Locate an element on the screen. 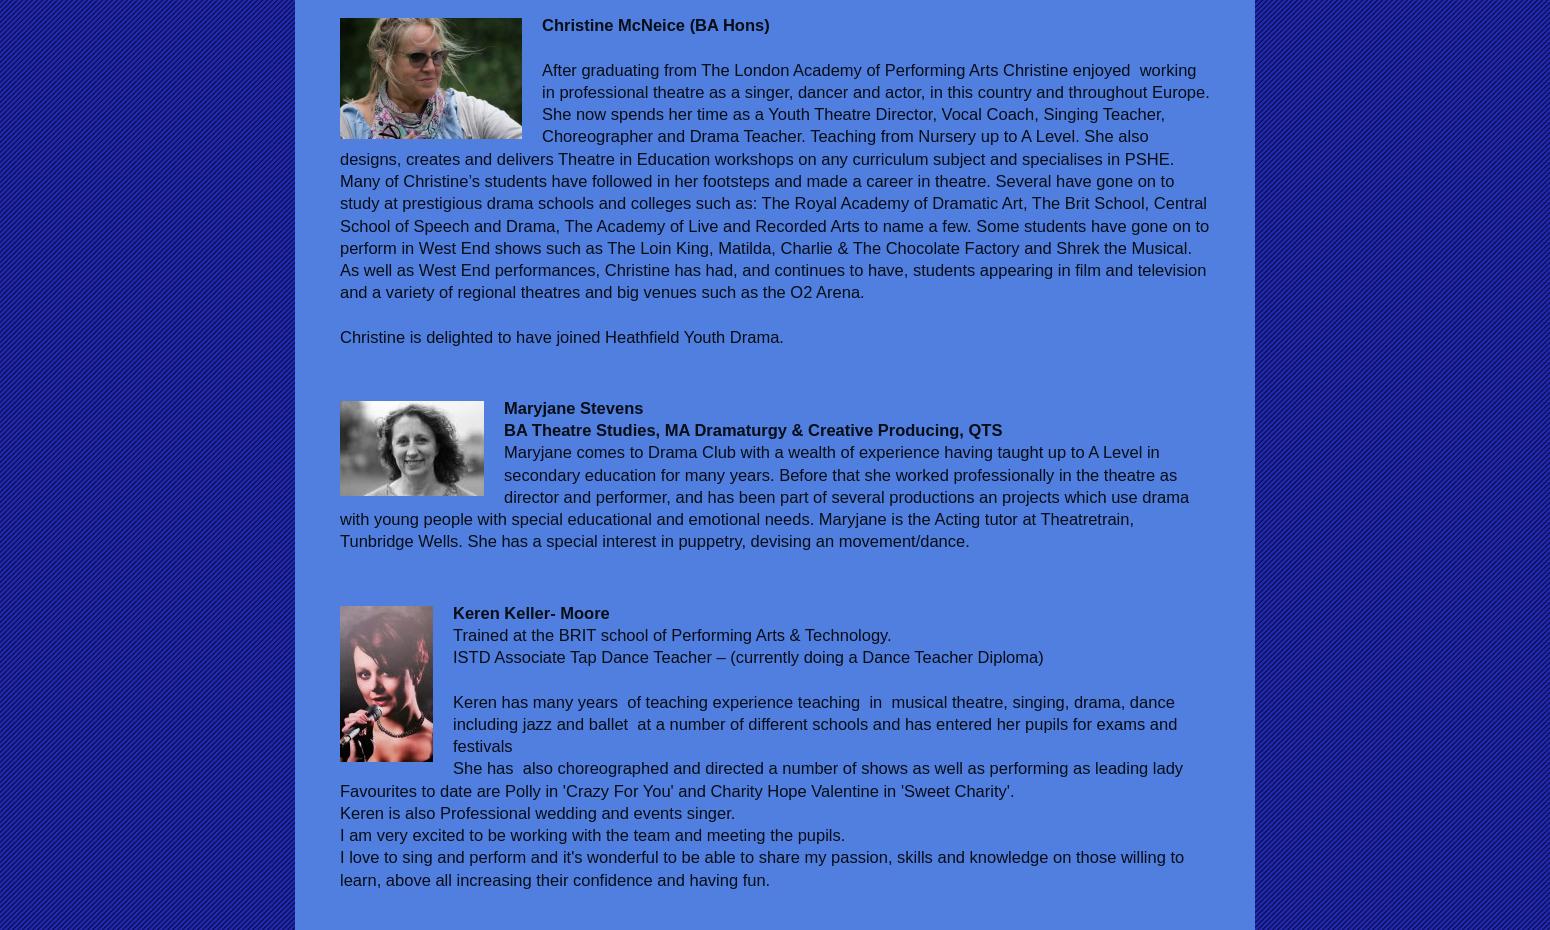 Image resolution: width=1550 pixels, height=930 pixels. 'BA Theatre Studies, MA Dramaturgy & Creative Producing, QTS' is located at coordinates (752, 430).